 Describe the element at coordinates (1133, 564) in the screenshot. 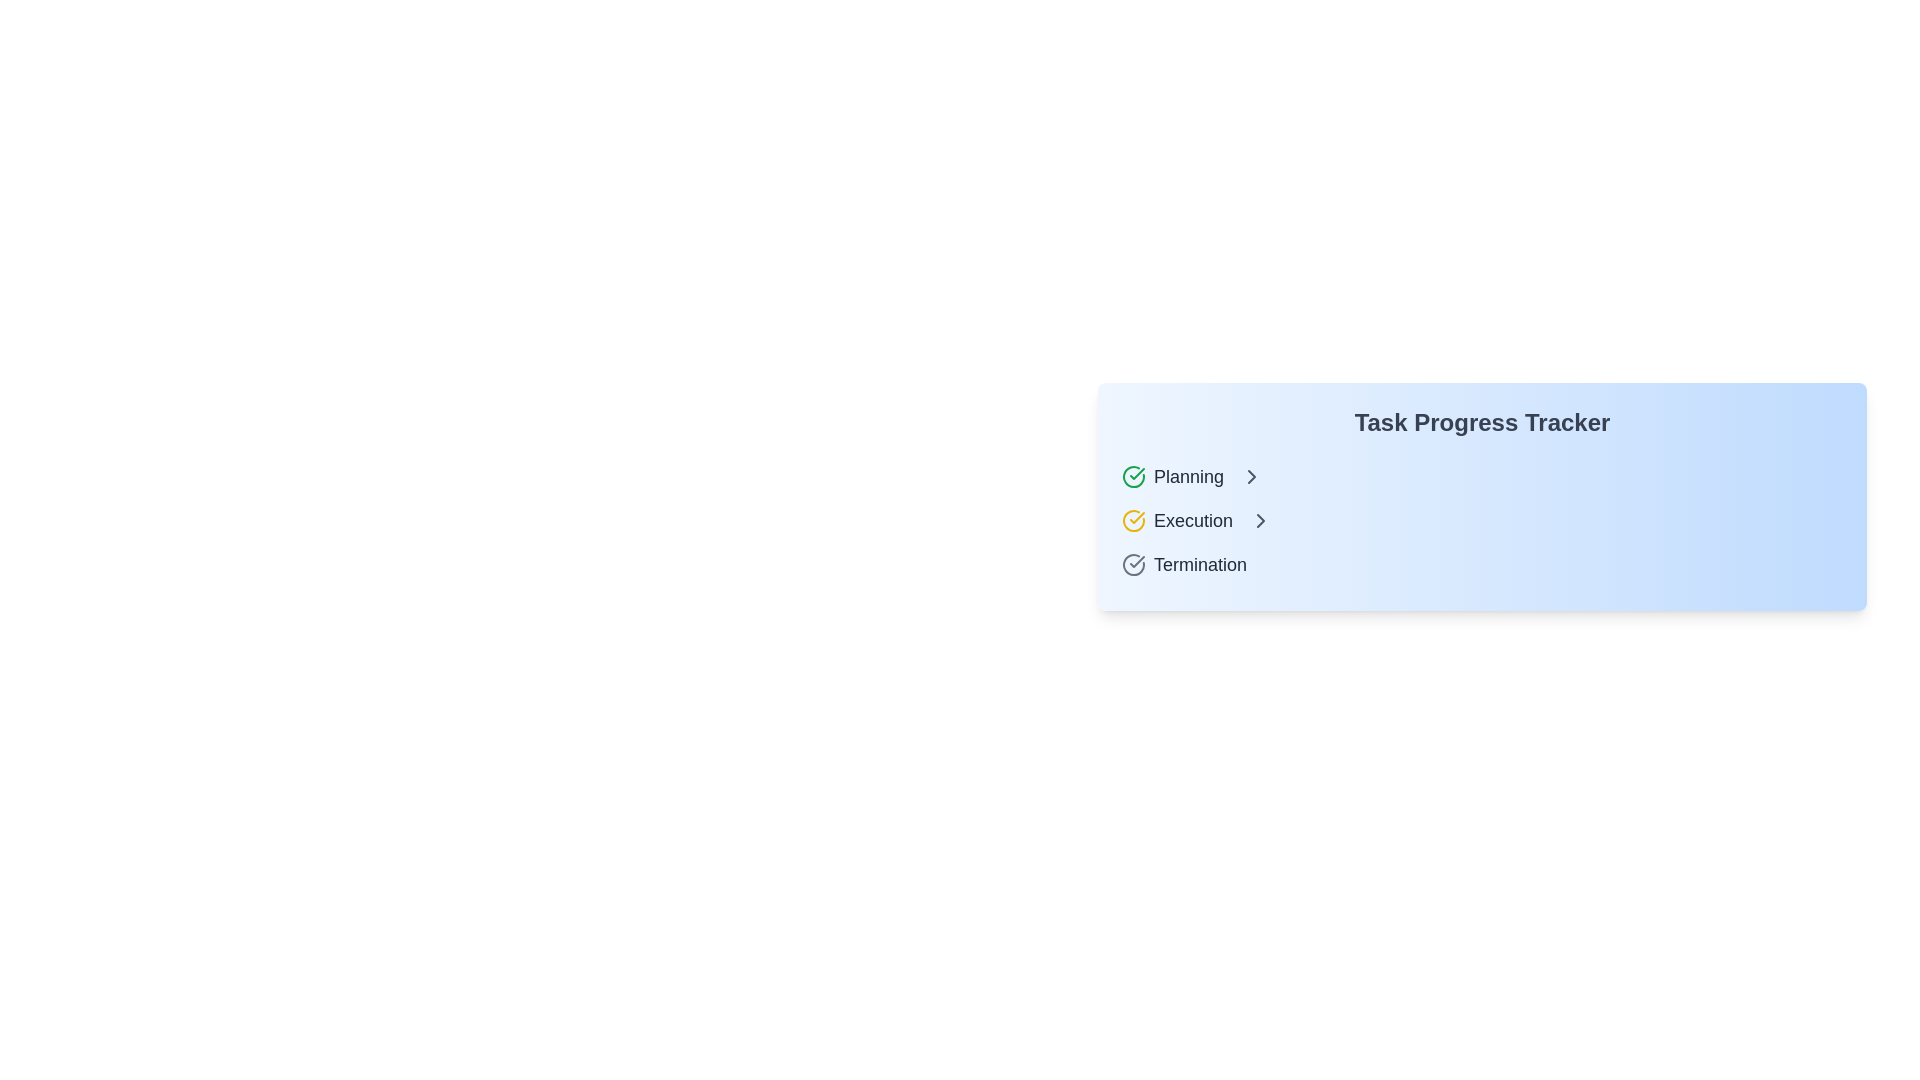

I see `the decorative icon indicating a specific status related to the 'Termination' label, located to the left of the label and positioned near the bottom of a list component` at that location.